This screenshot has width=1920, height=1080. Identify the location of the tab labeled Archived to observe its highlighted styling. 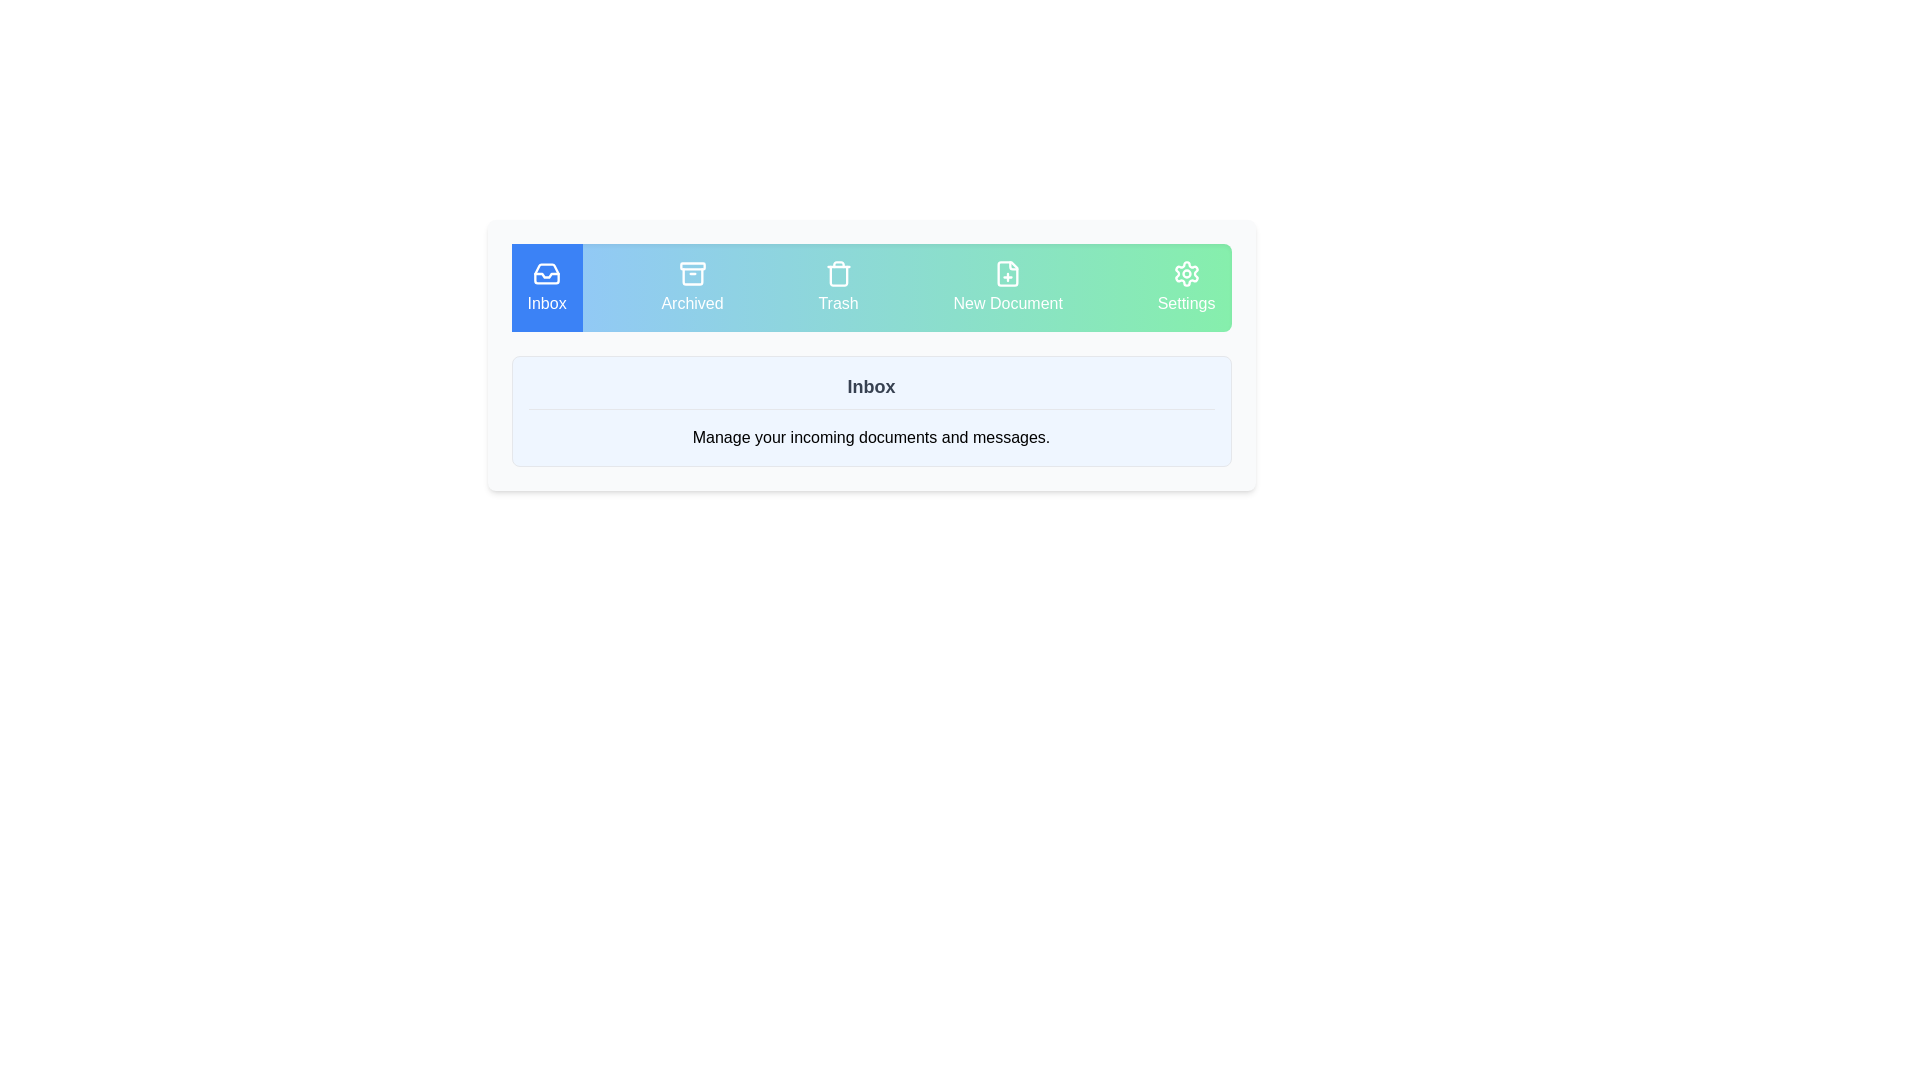
(692, 288).